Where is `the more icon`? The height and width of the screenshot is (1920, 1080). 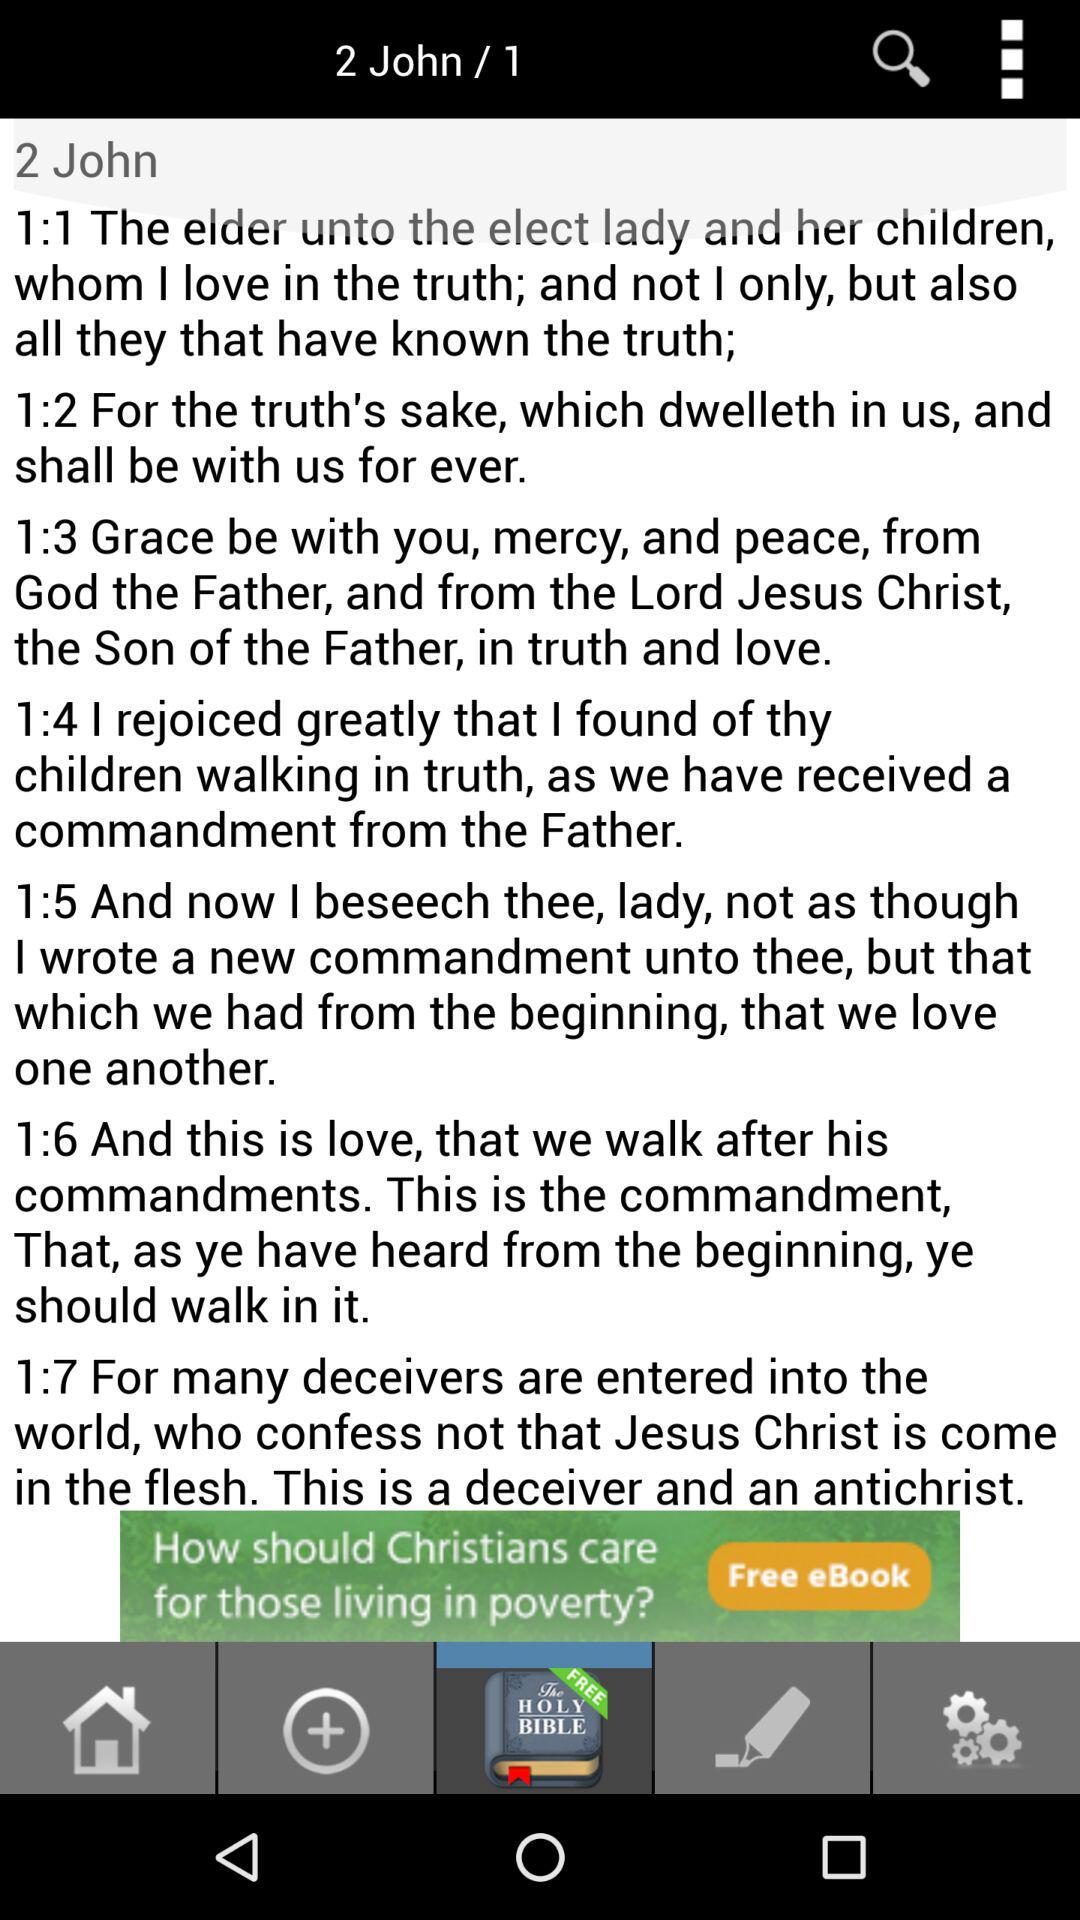 the more icon is located at coordinates (1011, 63).